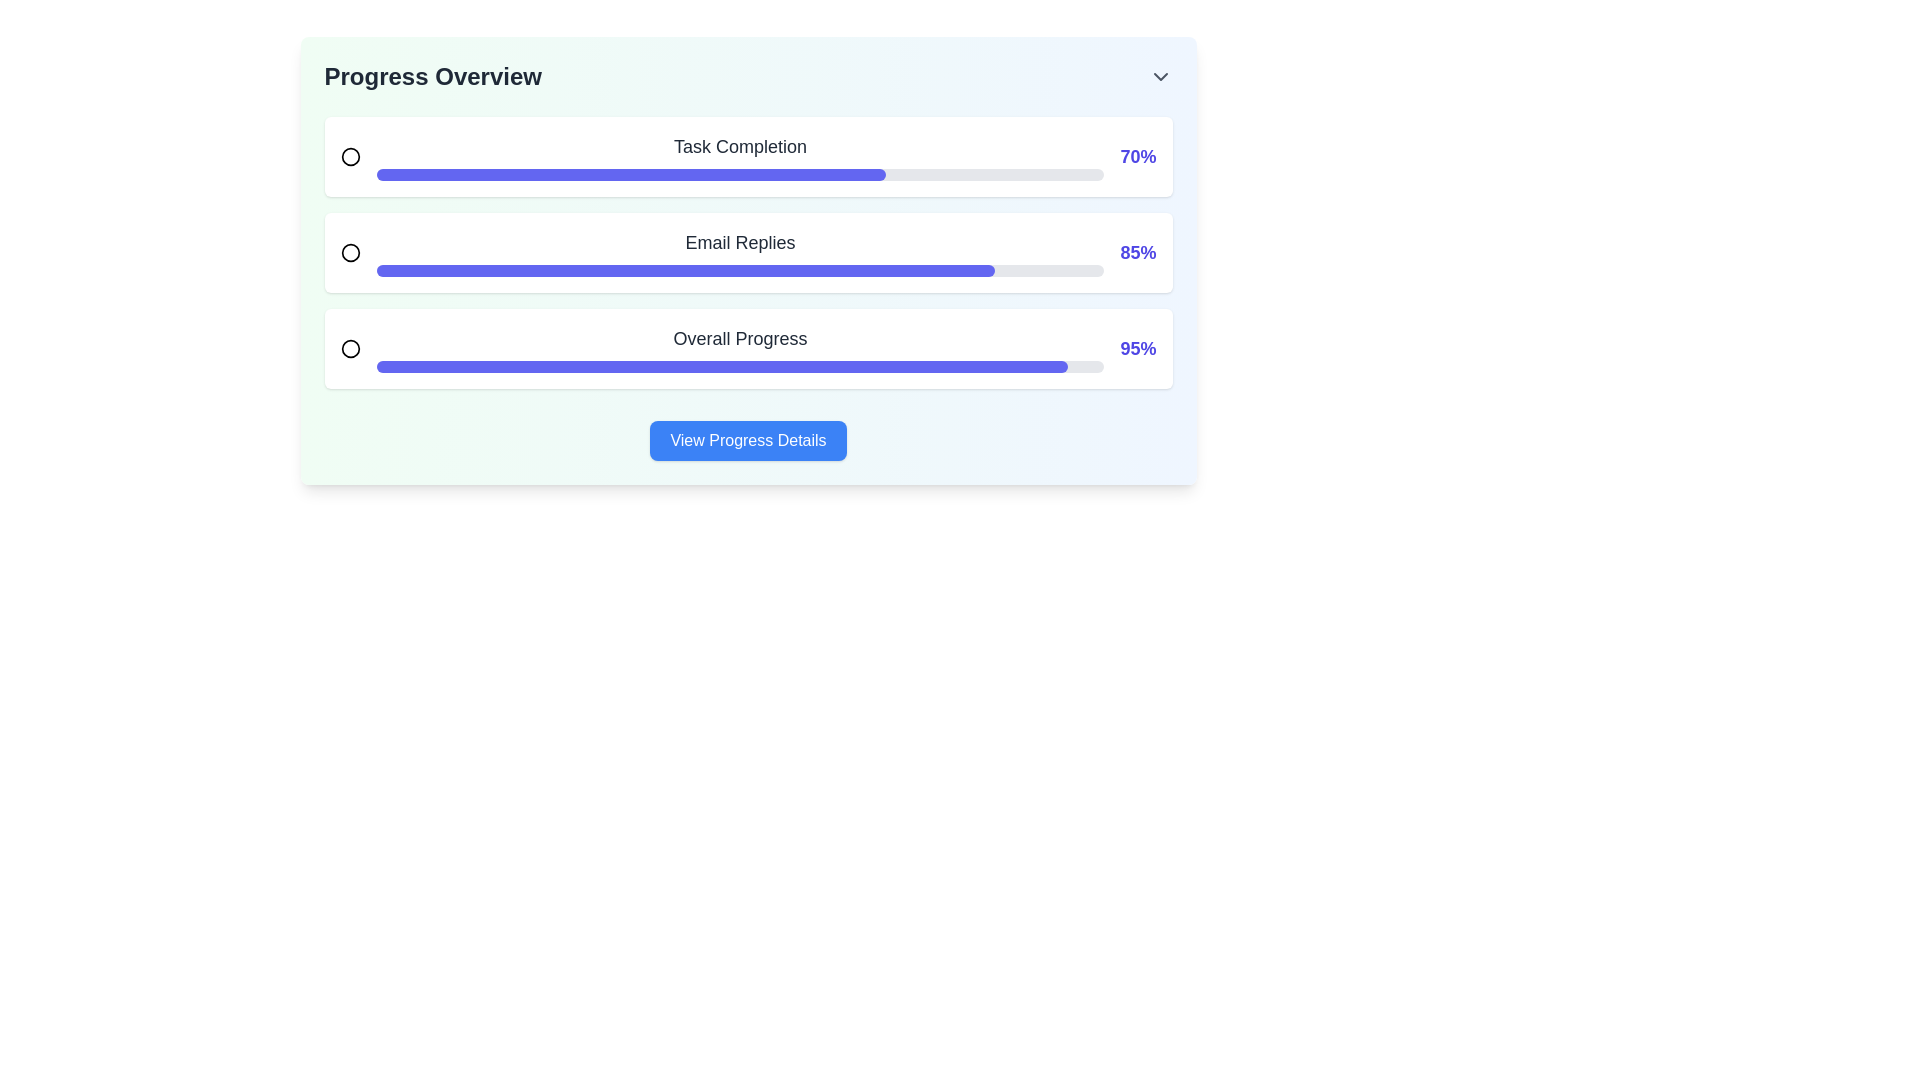 This screenshot has height=1080, width=1920. I want to click on the circular icon styled with a primary color, located at the far-left side of the 'Email Replies' section, aligned with the label text and progress bar, so click(350, 252).